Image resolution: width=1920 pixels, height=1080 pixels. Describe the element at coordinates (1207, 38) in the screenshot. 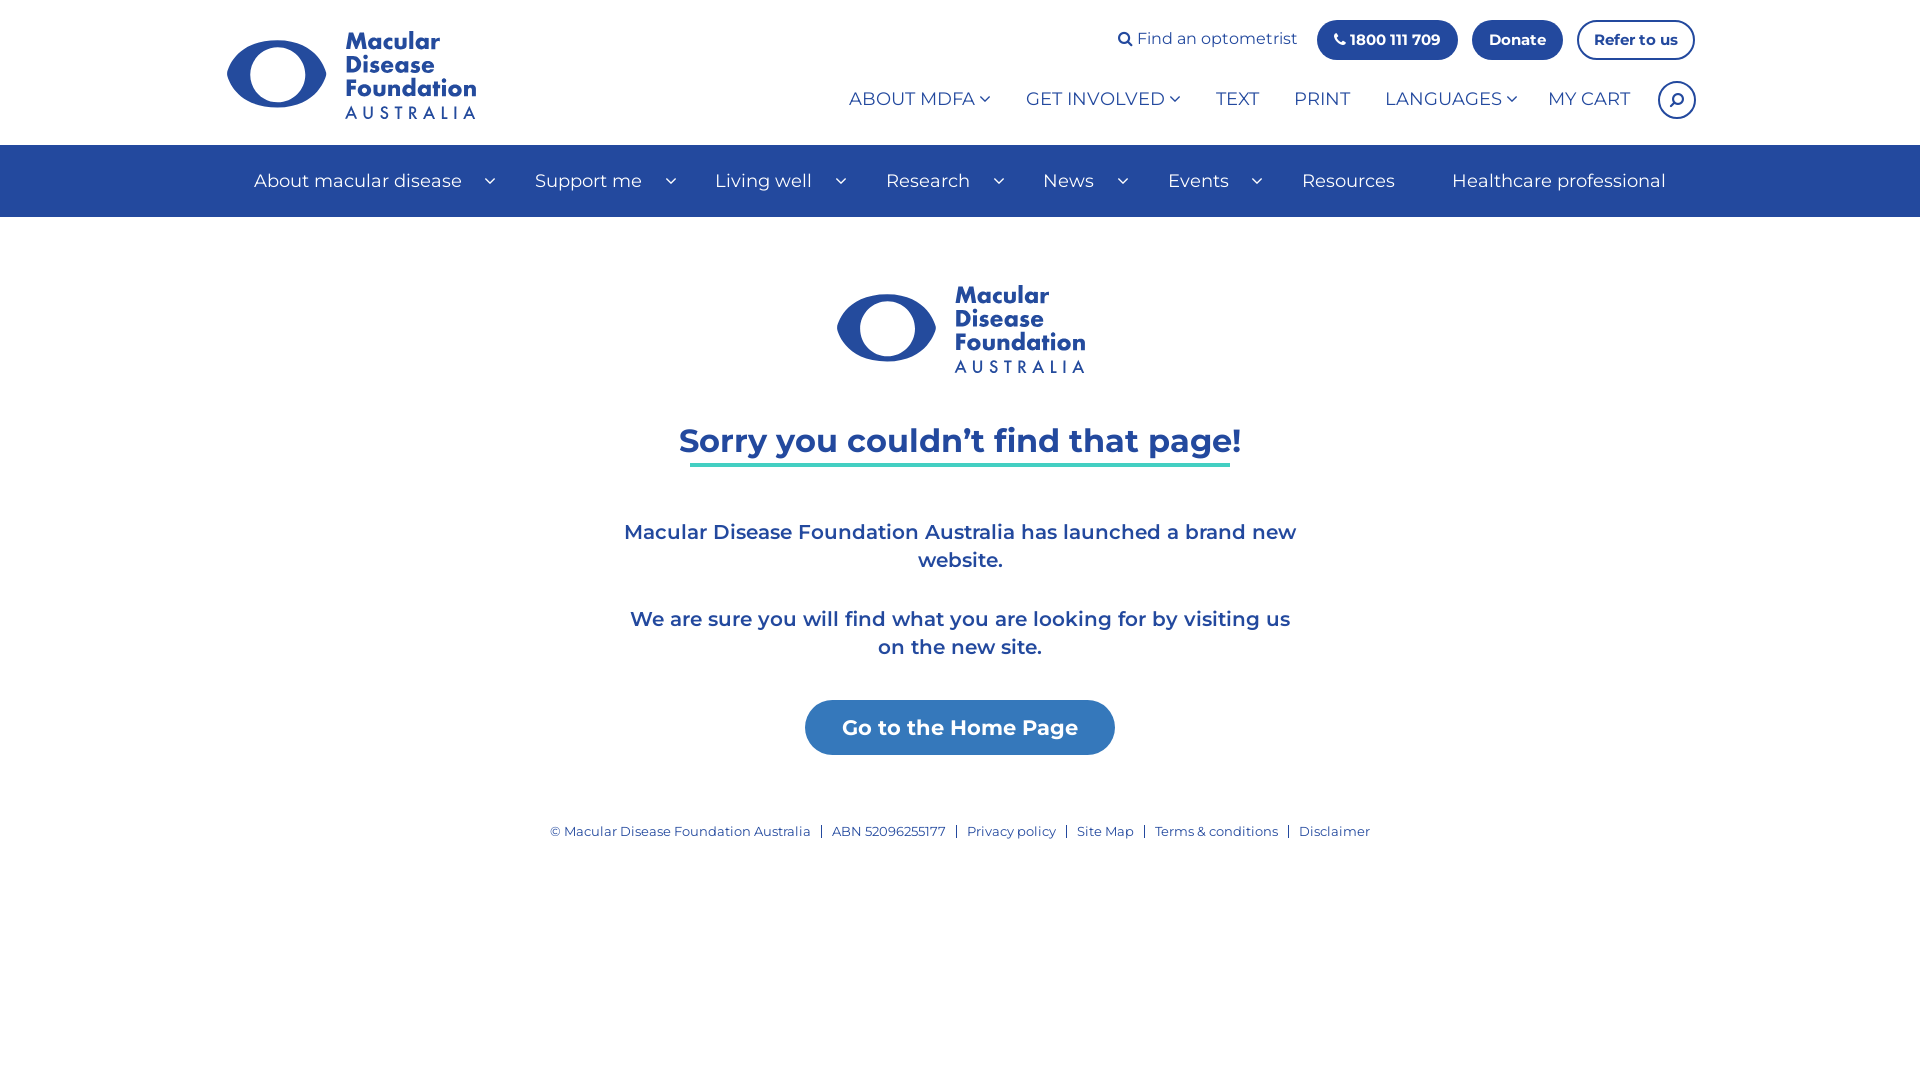

I see `'Find an optometrist'` at that location.